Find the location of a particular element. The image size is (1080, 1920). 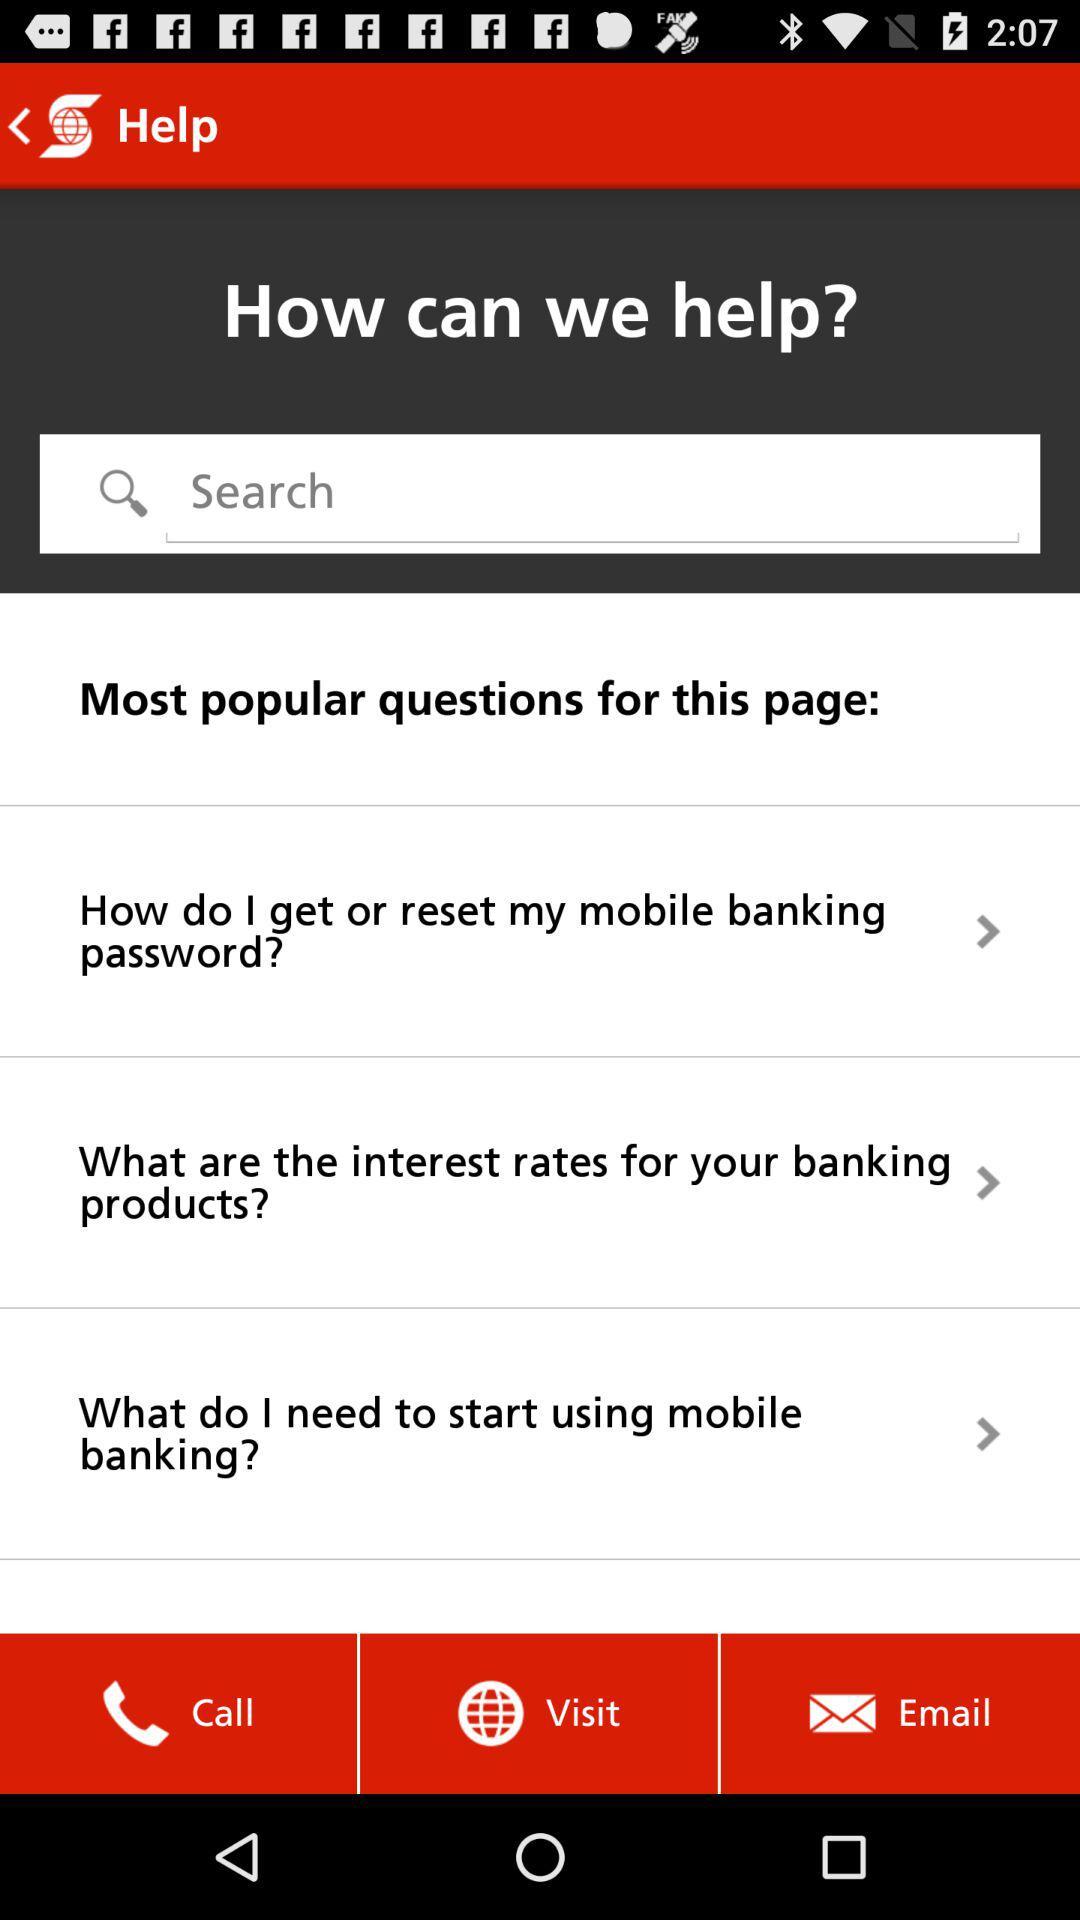

icon above what do i app is located at coordinates (540, 1182).